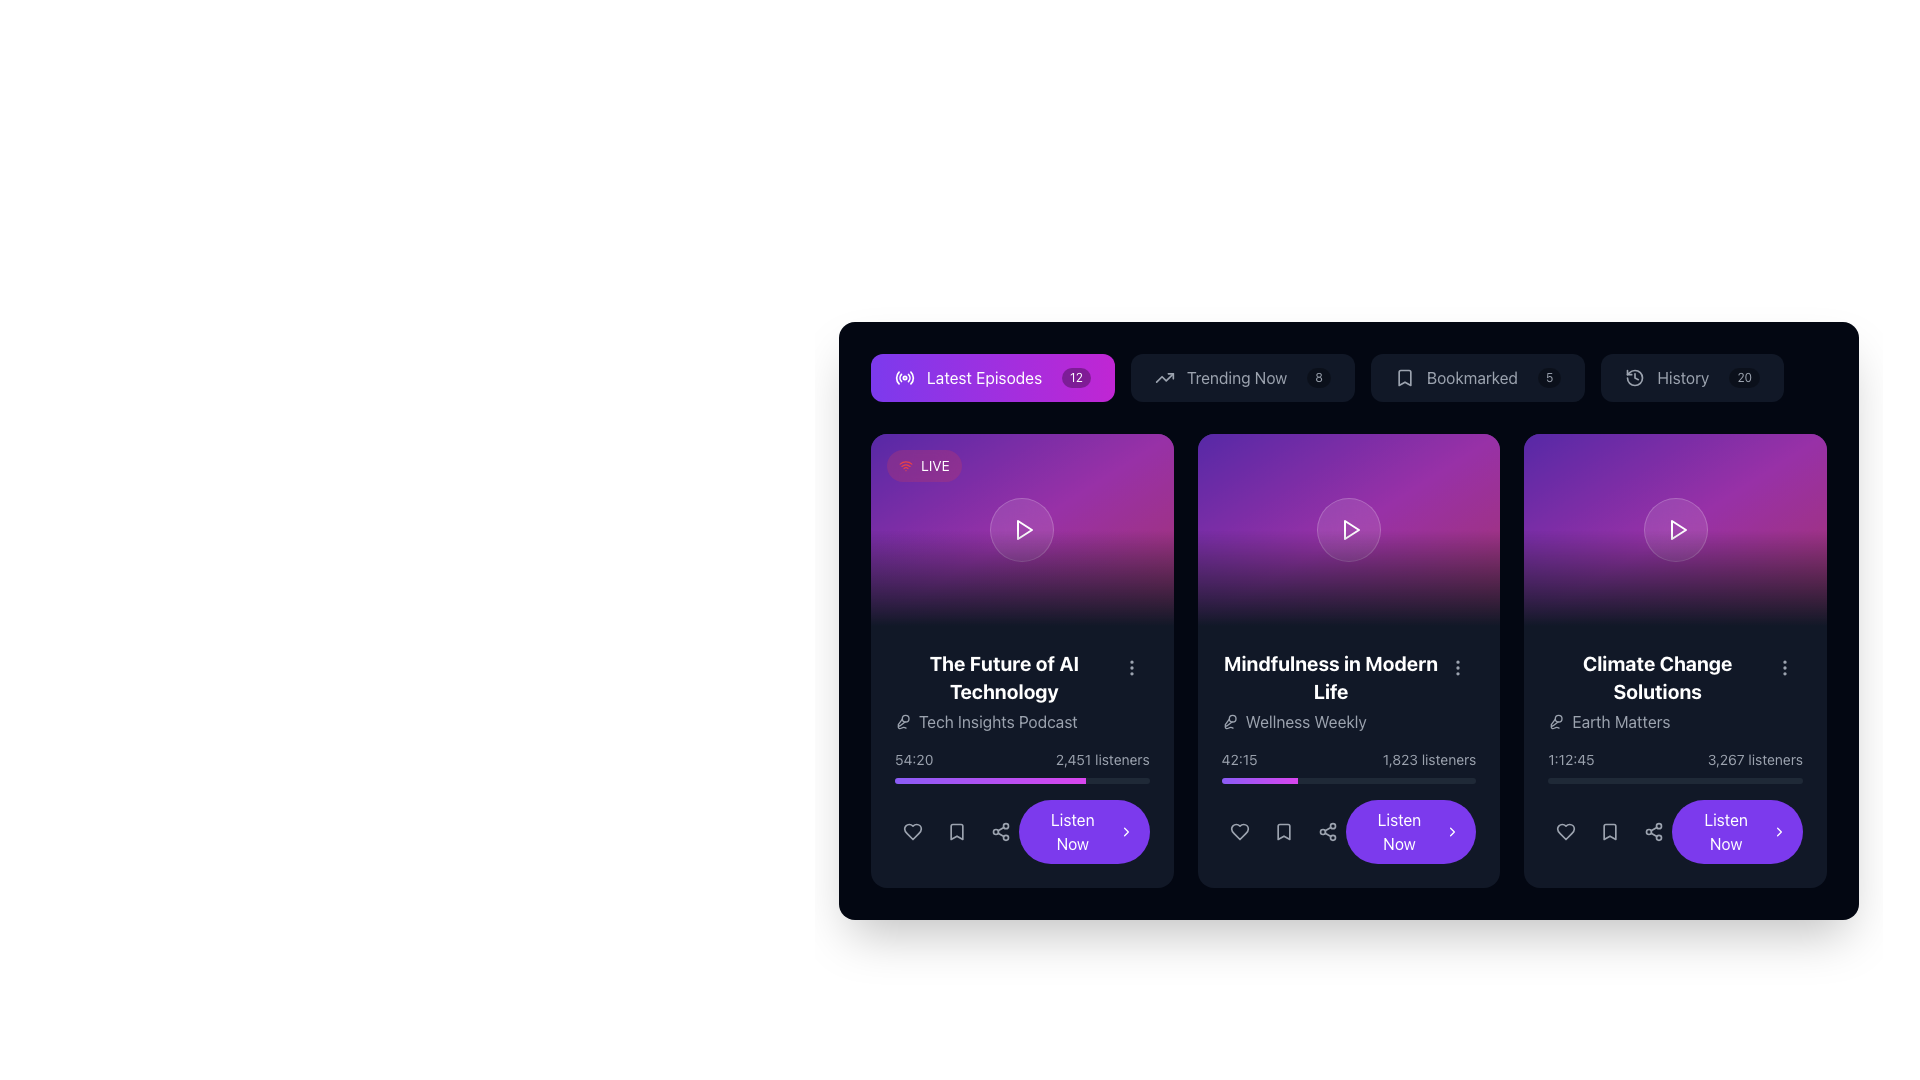 This screenshot has height=1080, width=1920. I want to click on the 'Listen Now' button with a purple background and white text, located at the bottom of the third podcast card titled 'Climate Change Solutions', so click(1410, 832).